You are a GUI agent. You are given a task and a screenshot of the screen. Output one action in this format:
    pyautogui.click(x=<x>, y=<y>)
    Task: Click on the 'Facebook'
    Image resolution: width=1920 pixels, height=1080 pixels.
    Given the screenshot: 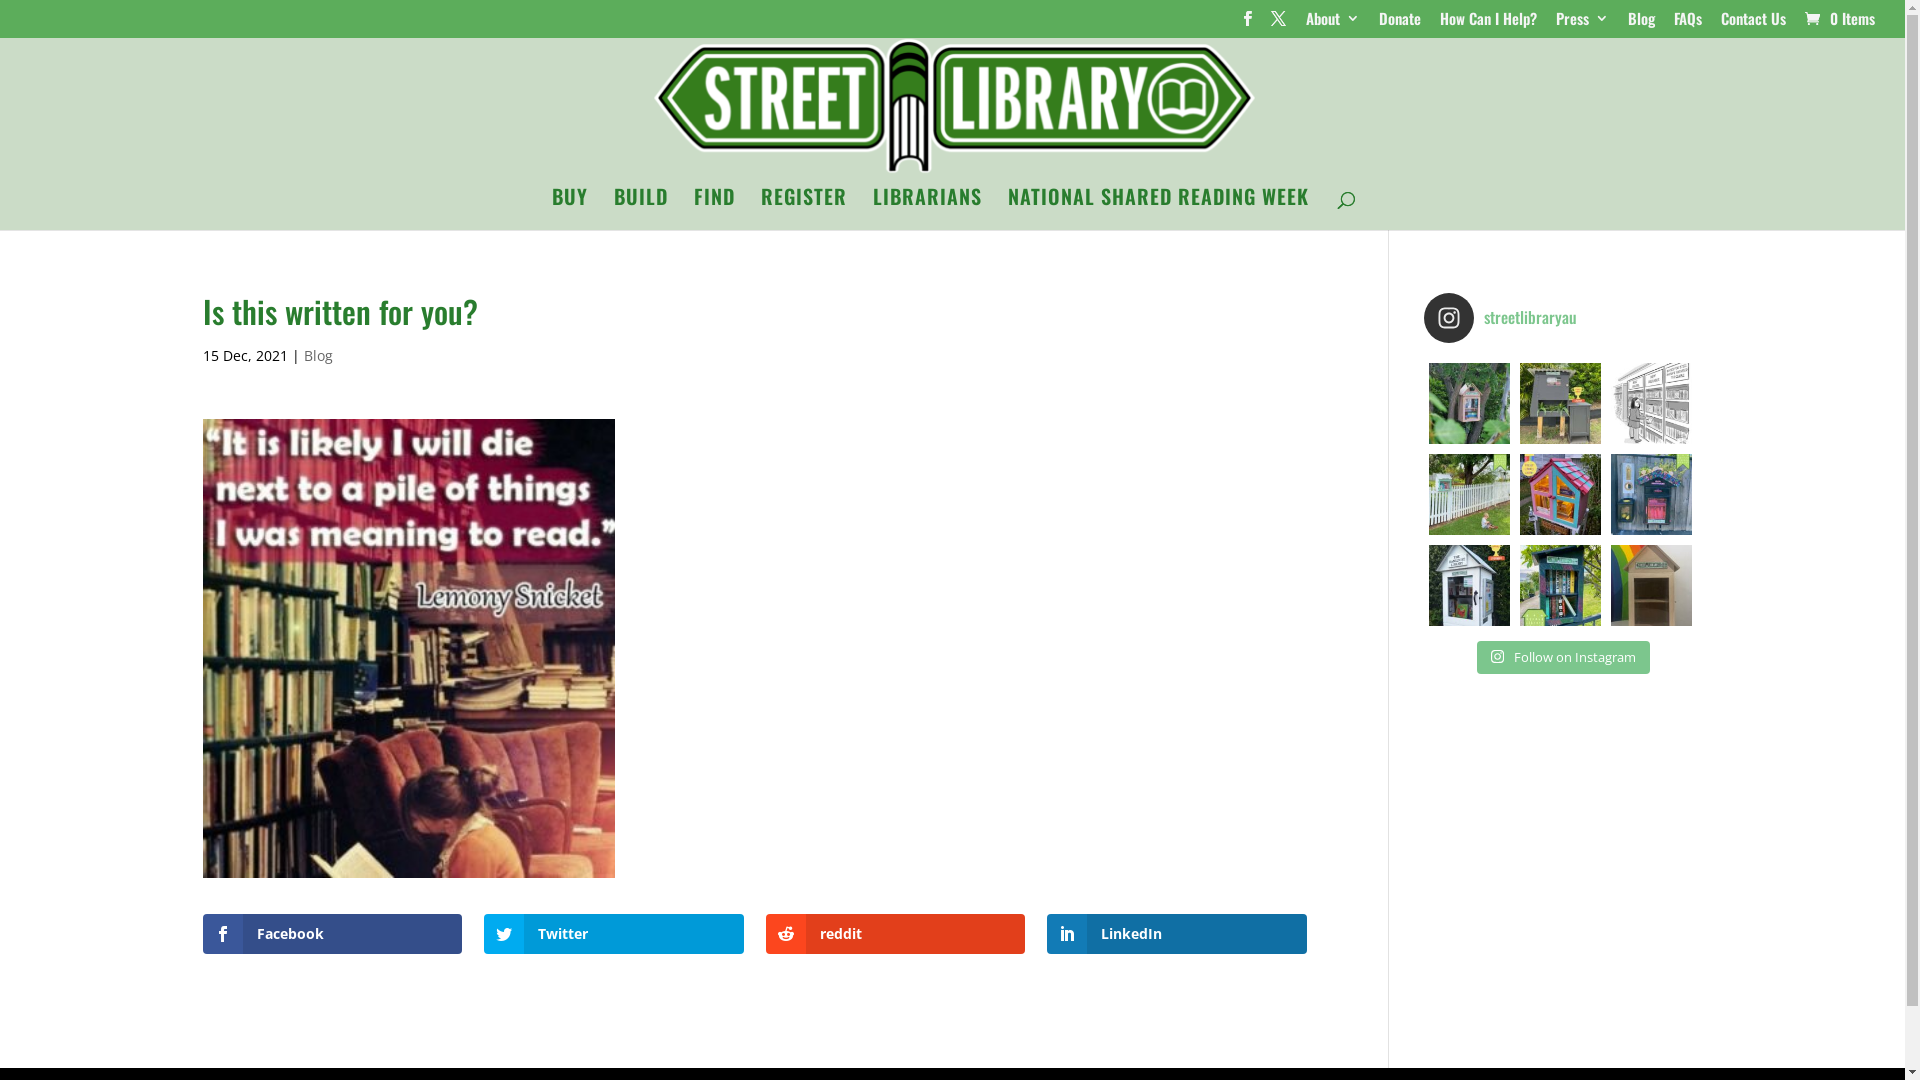 What is the action you would take?
    pyautogui.click(x=331, y=933)
    